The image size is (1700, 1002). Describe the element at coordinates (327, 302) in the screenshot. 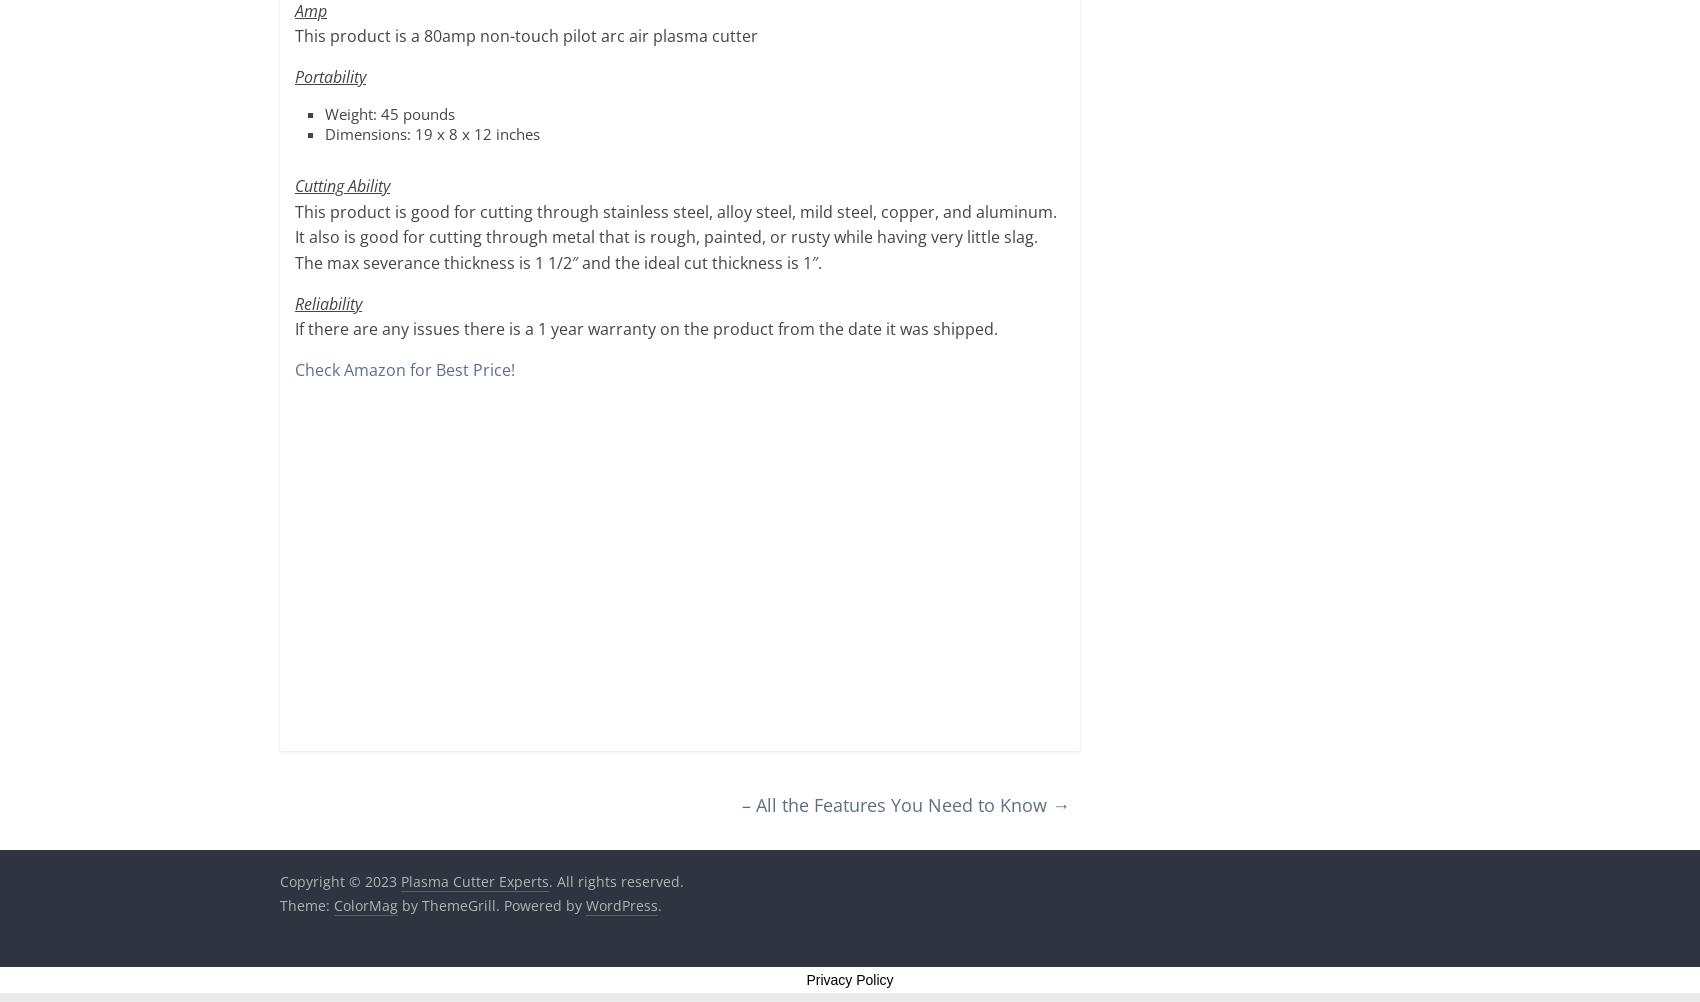

I see `'Reliability'` at that location.